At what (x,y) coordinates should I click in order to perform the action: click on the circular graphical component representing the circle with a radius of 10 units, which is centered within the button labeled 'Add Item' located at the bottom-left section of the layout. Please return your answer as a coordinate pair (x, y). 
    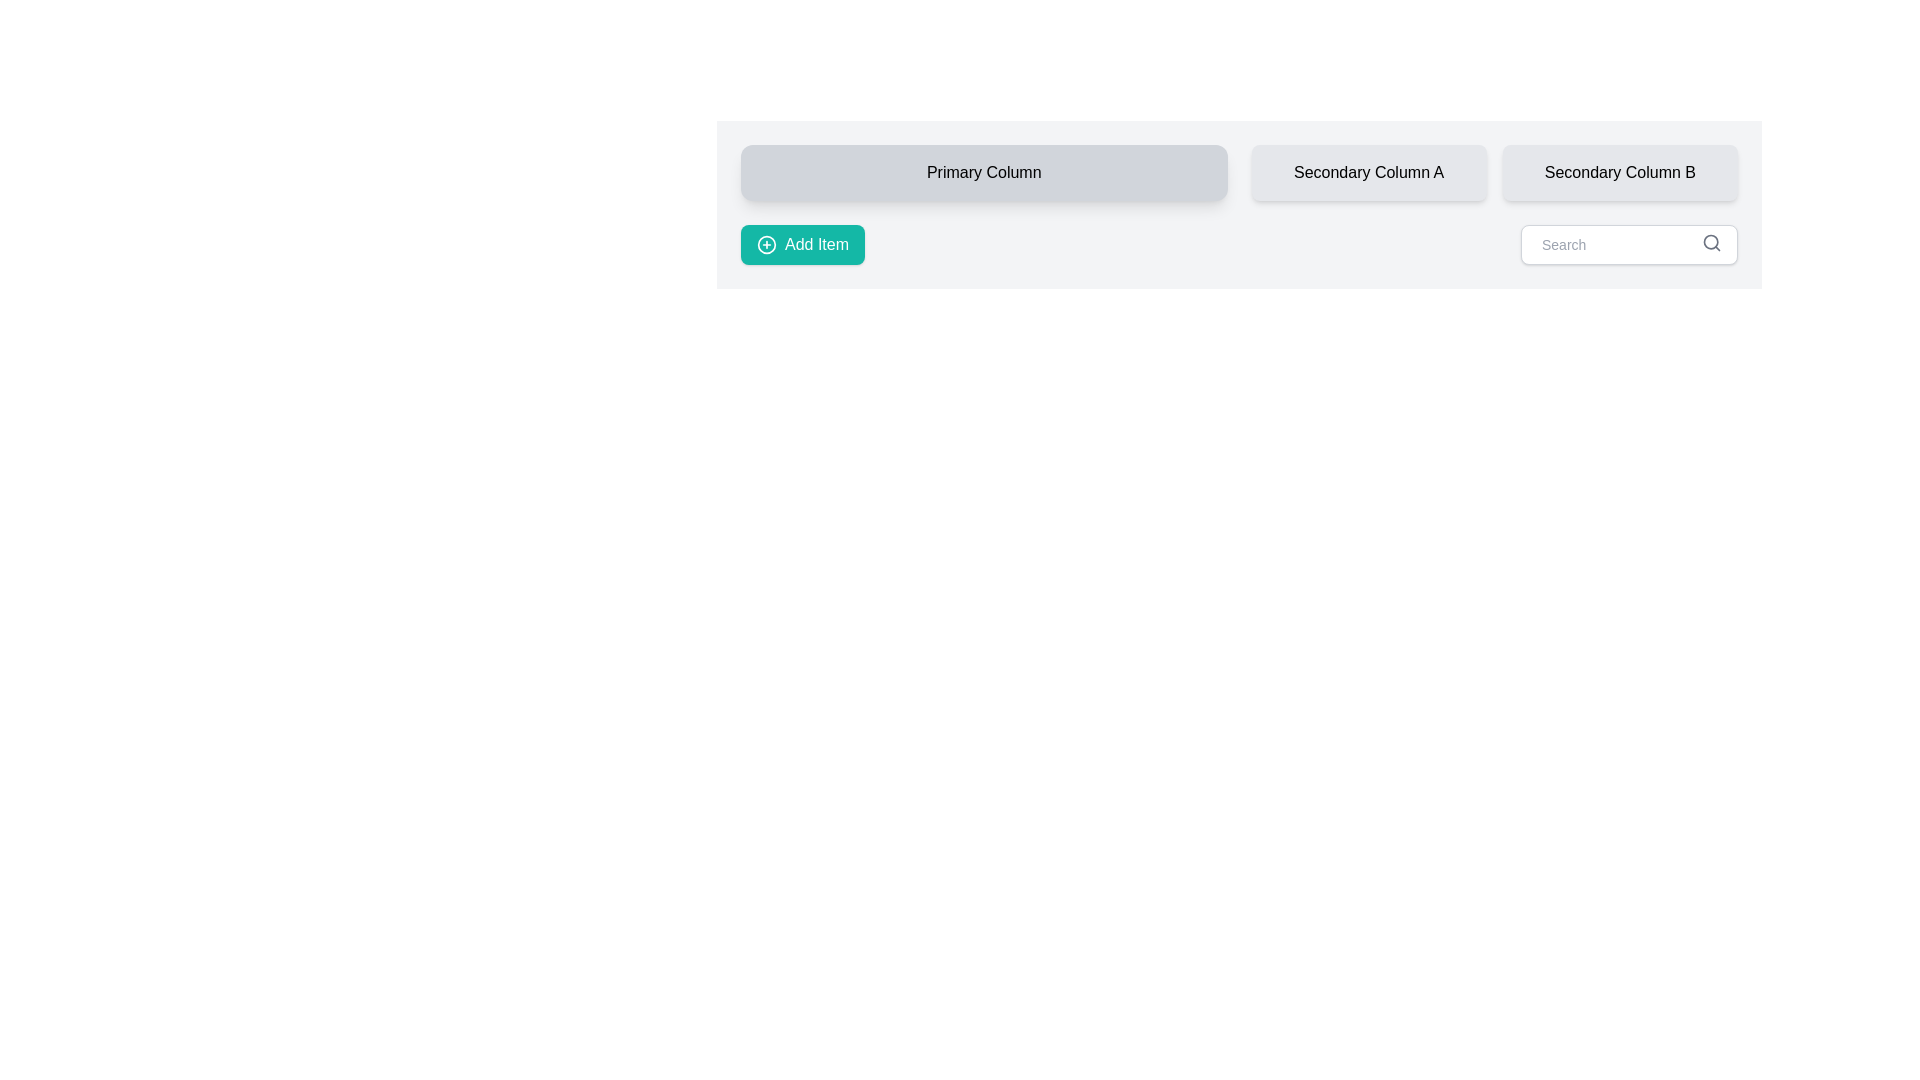
    Looking at the image, I should click on (766, 244).